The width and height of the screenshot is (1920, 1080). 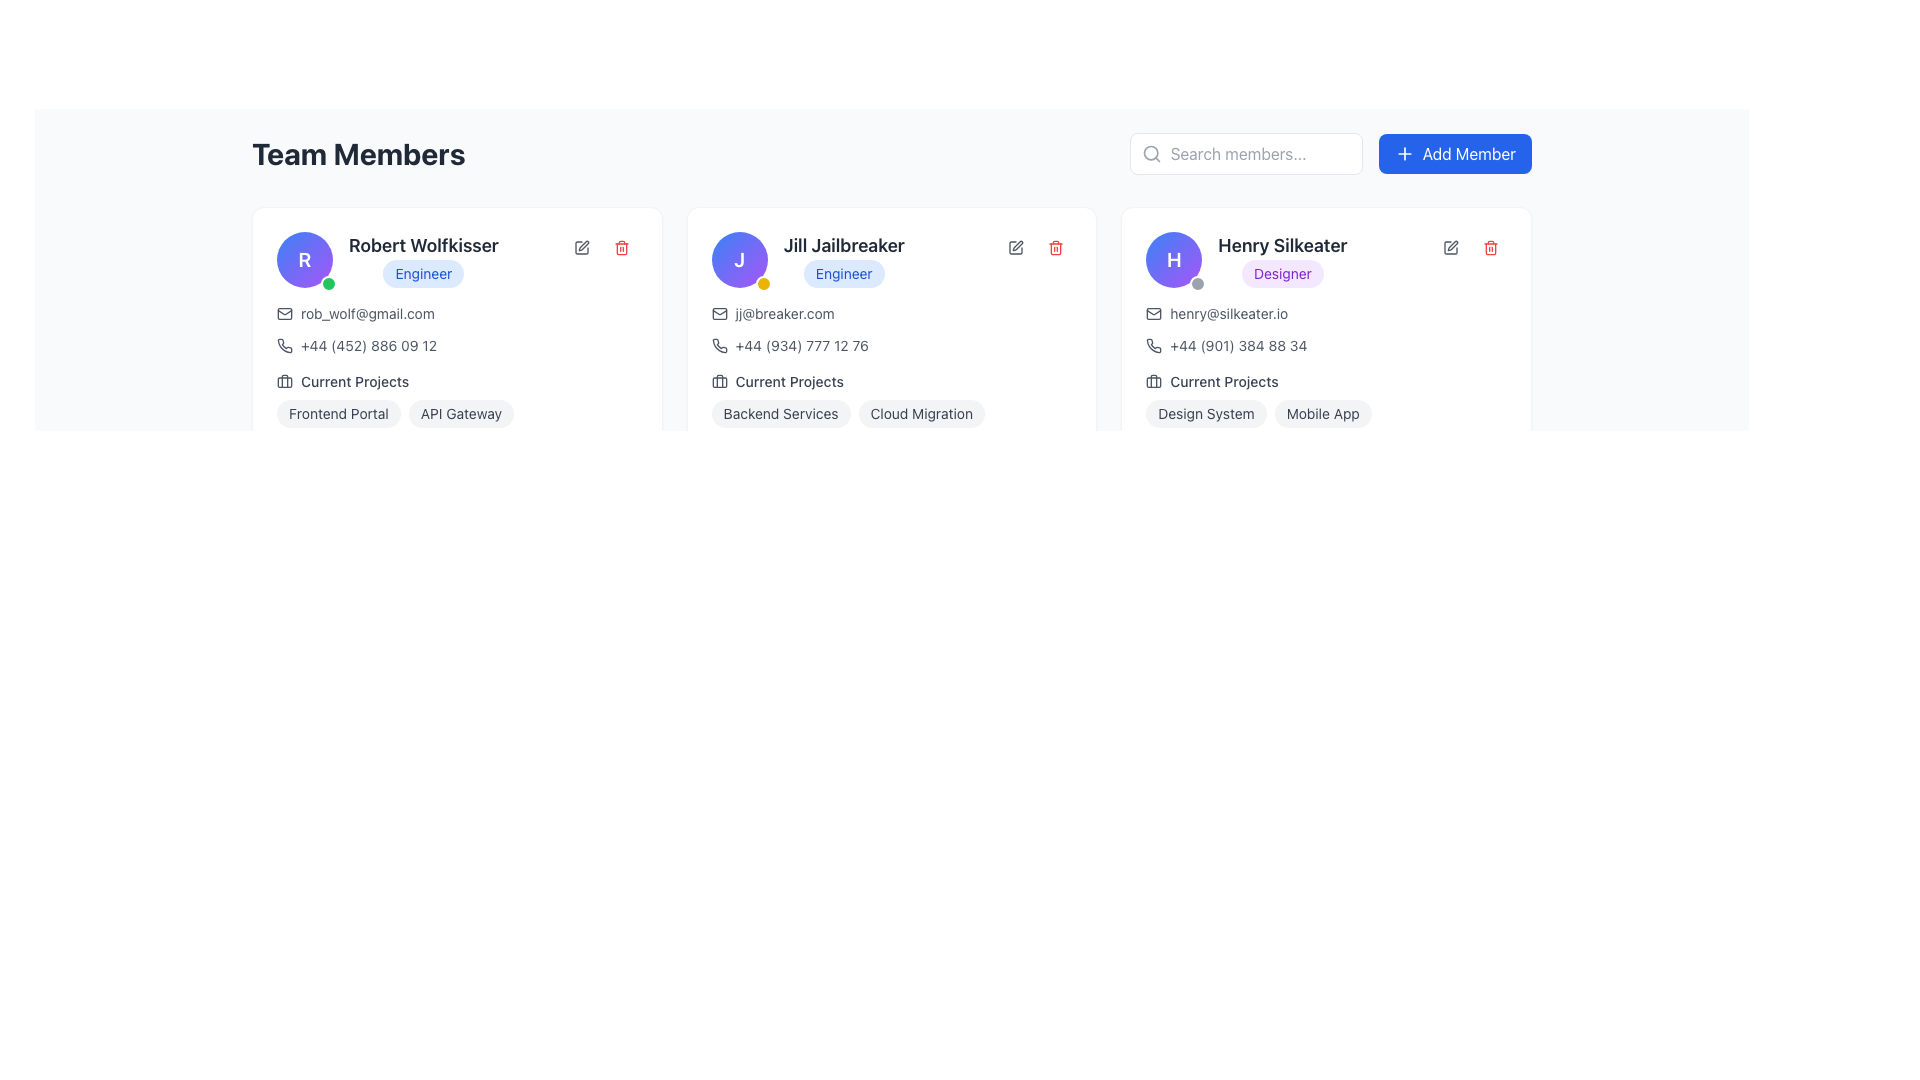 What do you see at coordinates (891, 329) in the screenshot?
I see `the email link in the Complex Contact Information Block for 'Jill Jailbreaker'` at bounding box center [891, 329].